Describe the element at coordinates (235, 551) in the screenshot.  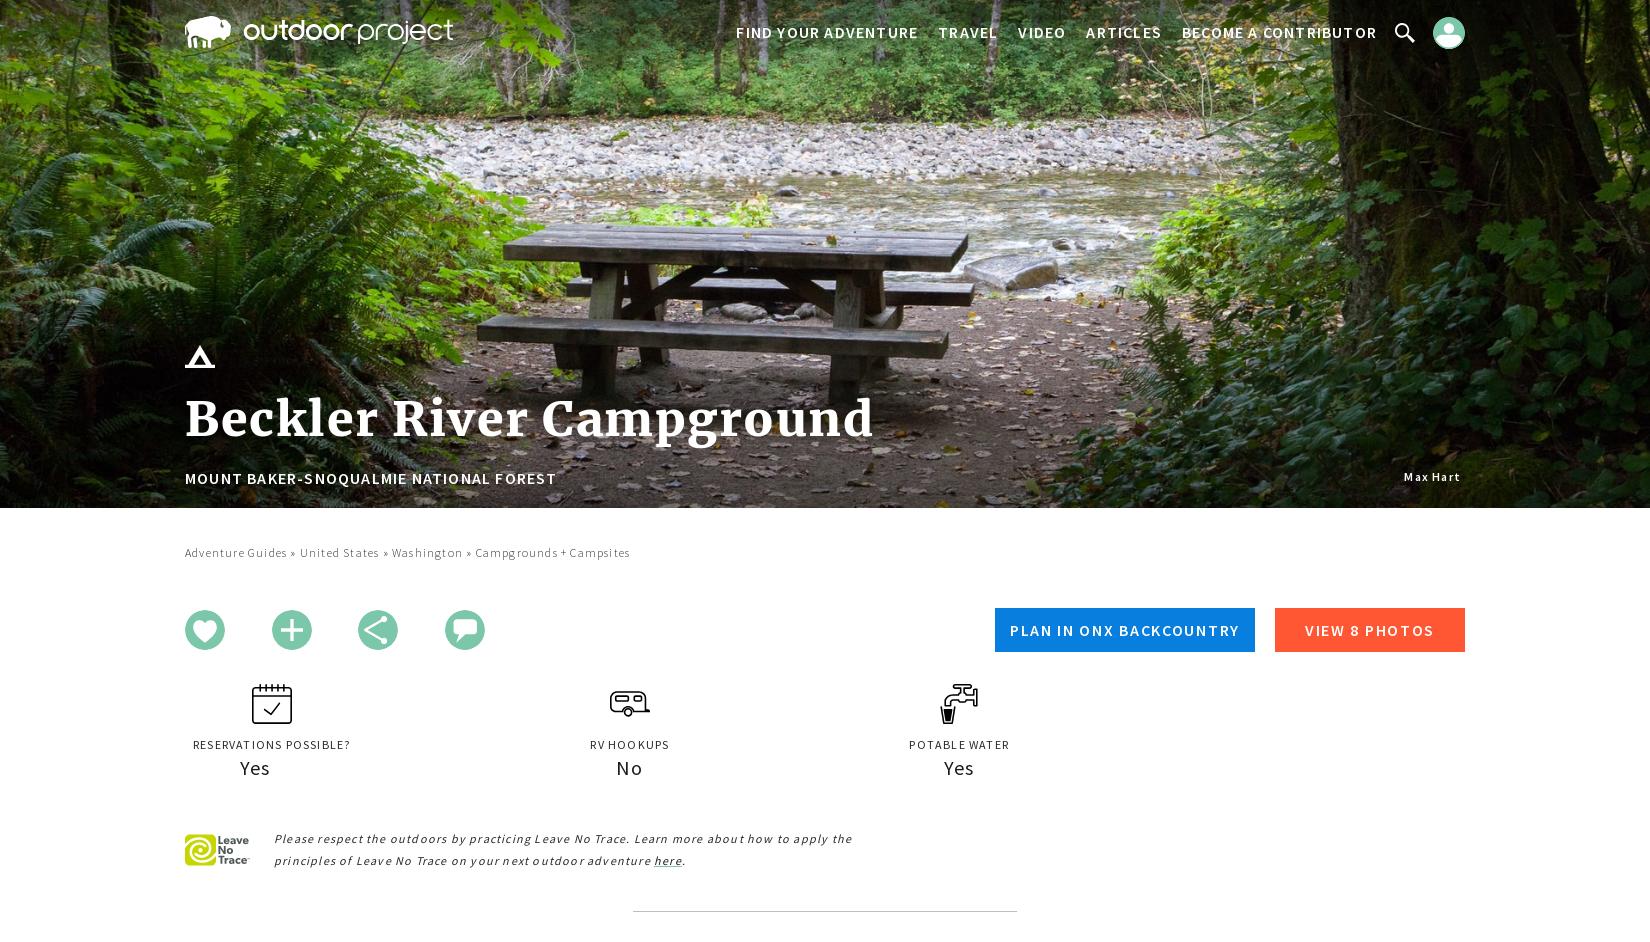
I see `'Adventure Guides'` at that location.